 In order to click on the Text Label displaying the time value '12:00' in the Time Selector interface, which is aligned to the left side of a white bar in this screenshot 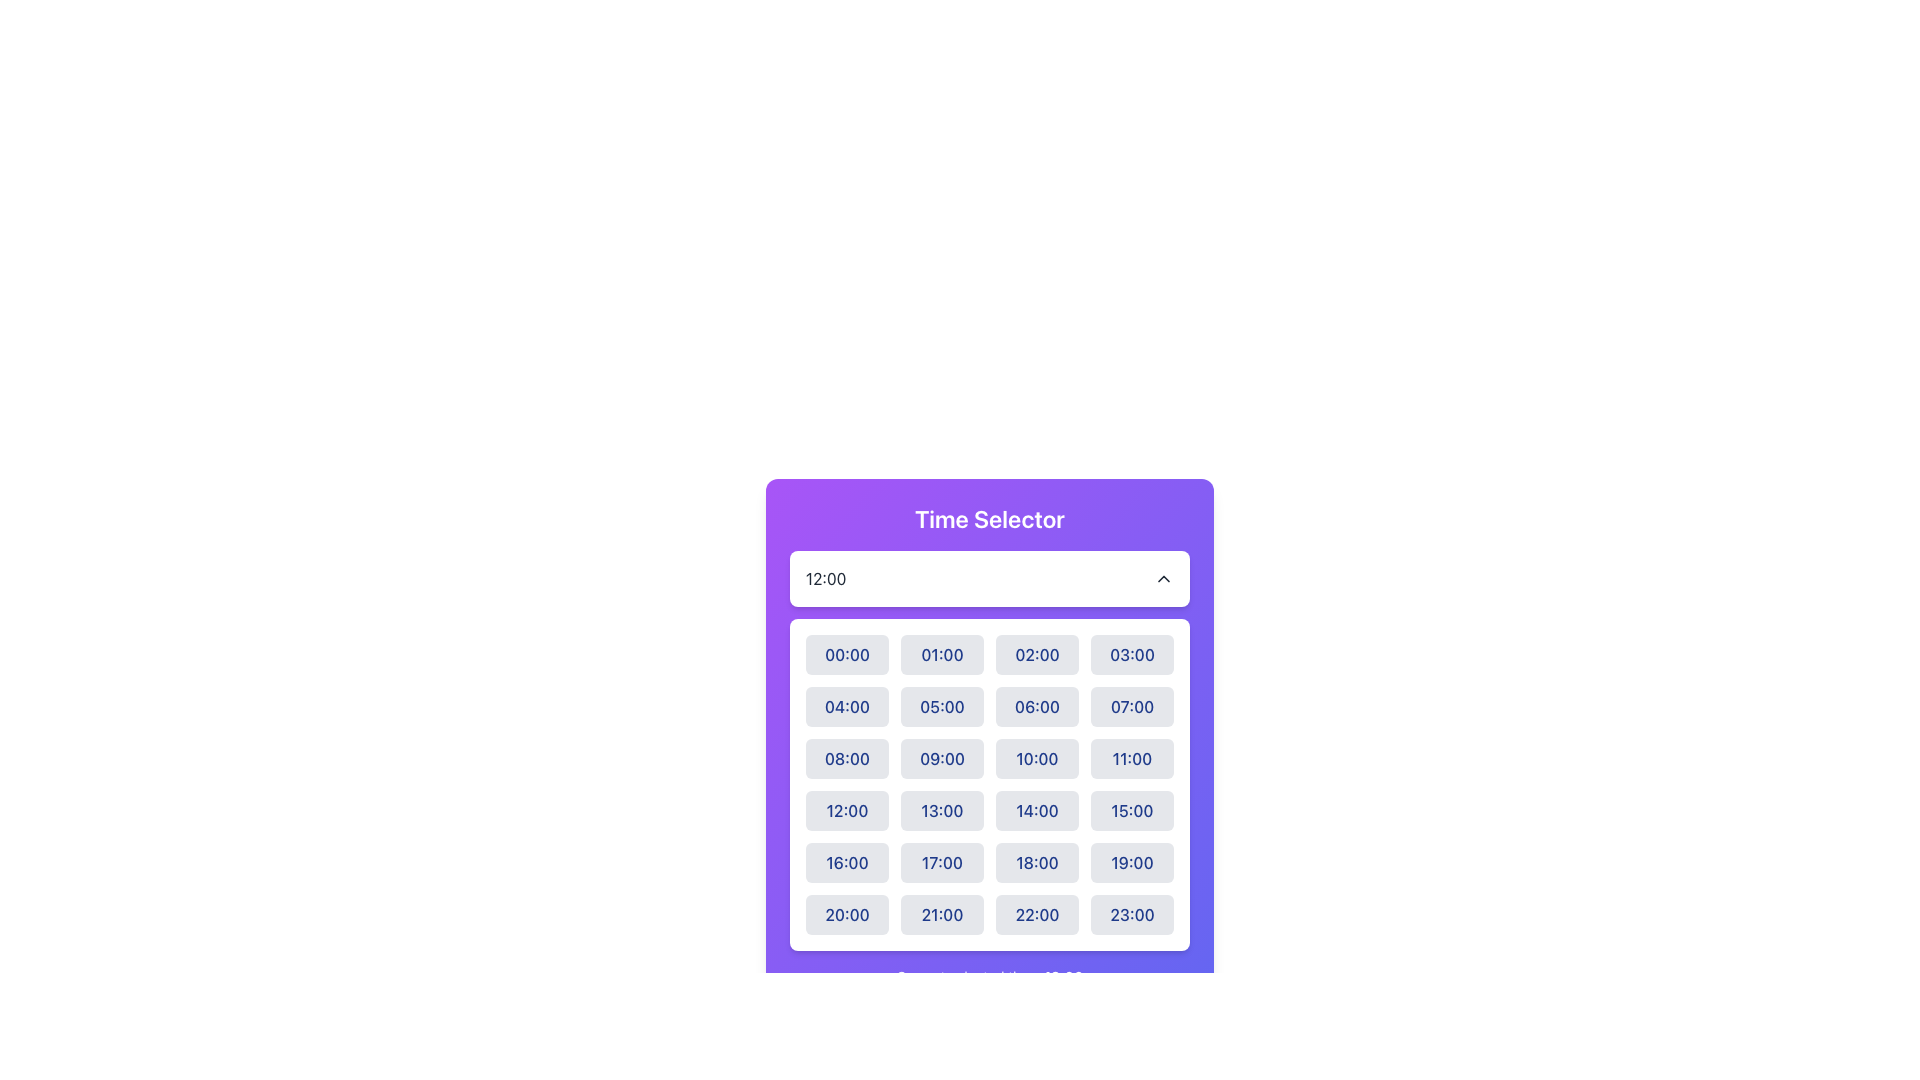, I will do `click(826, 578)`.